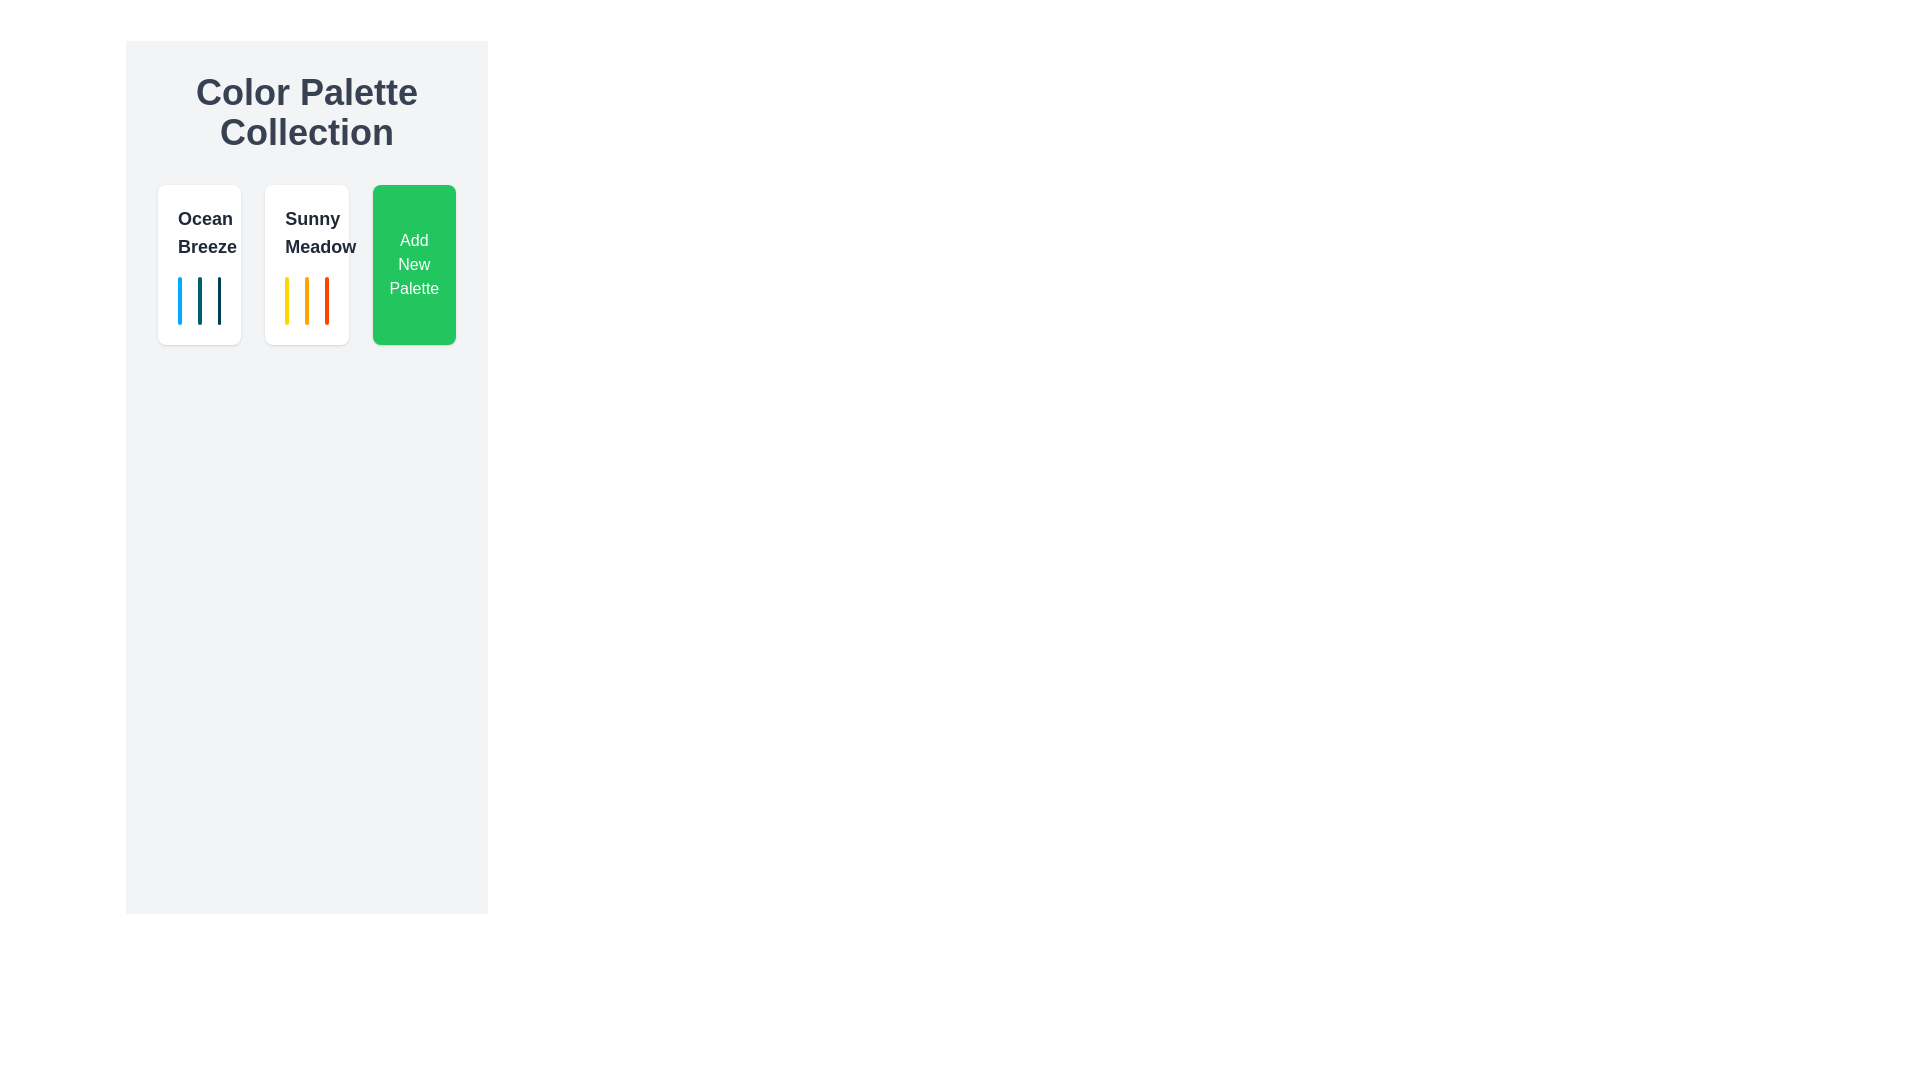 The height and width of the screenshot is (1080, 1920). Describe the element at coordinates (400, 264) in the screenshot. I see `the center of the circular icon located within the green card labeled 'Add New Palette', which is the rightmost card under the 'Color Palette Collection' heading` at that location.